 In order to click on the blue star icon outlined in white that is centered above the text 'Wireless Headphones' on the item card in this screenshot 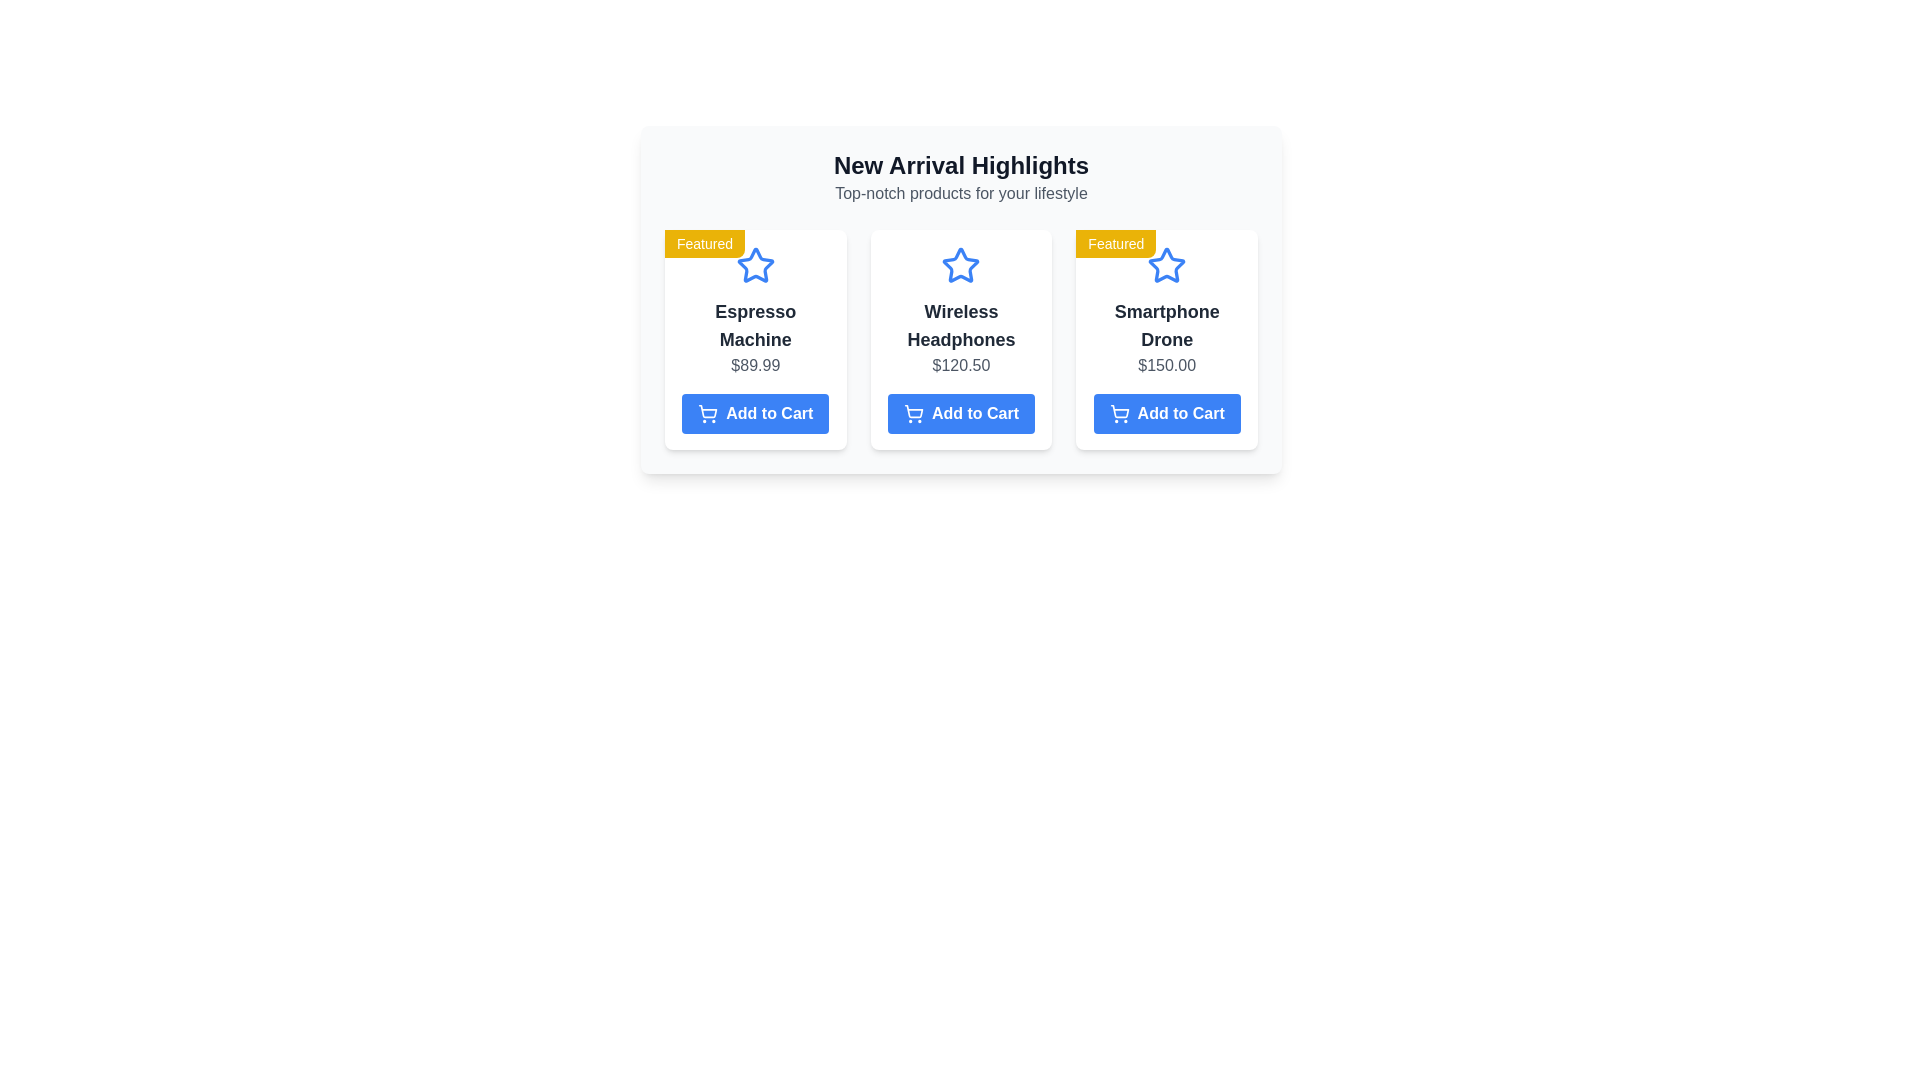, I will do `click(961, 265)`.